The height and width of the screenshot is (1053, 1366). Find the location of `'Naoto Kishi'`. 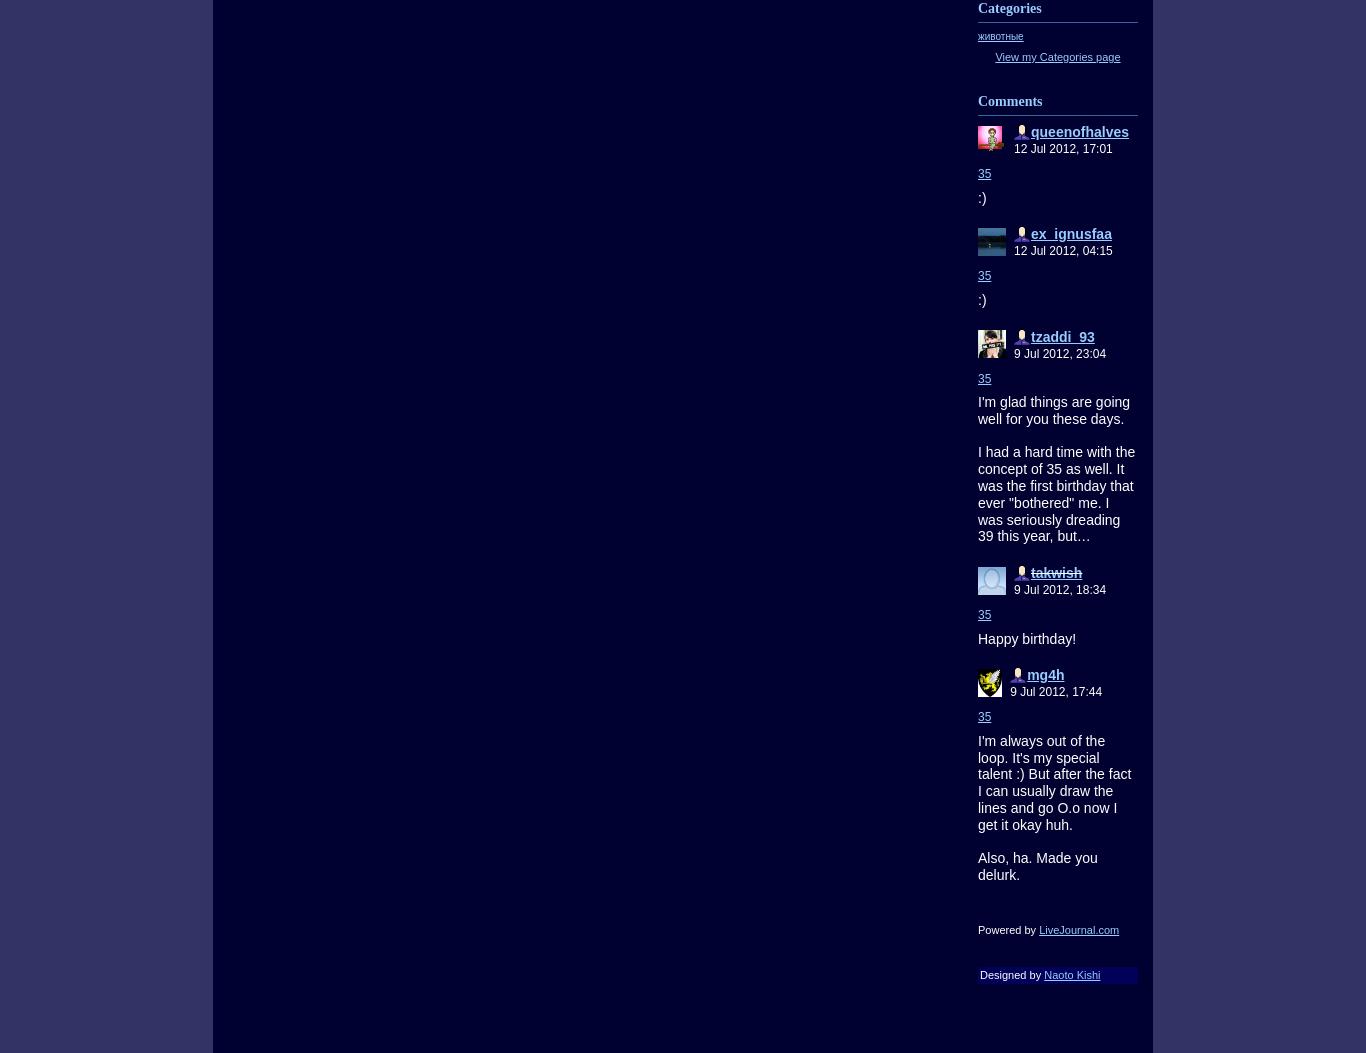

'Naoto Kishi' is located at coordinates (1071, 974).